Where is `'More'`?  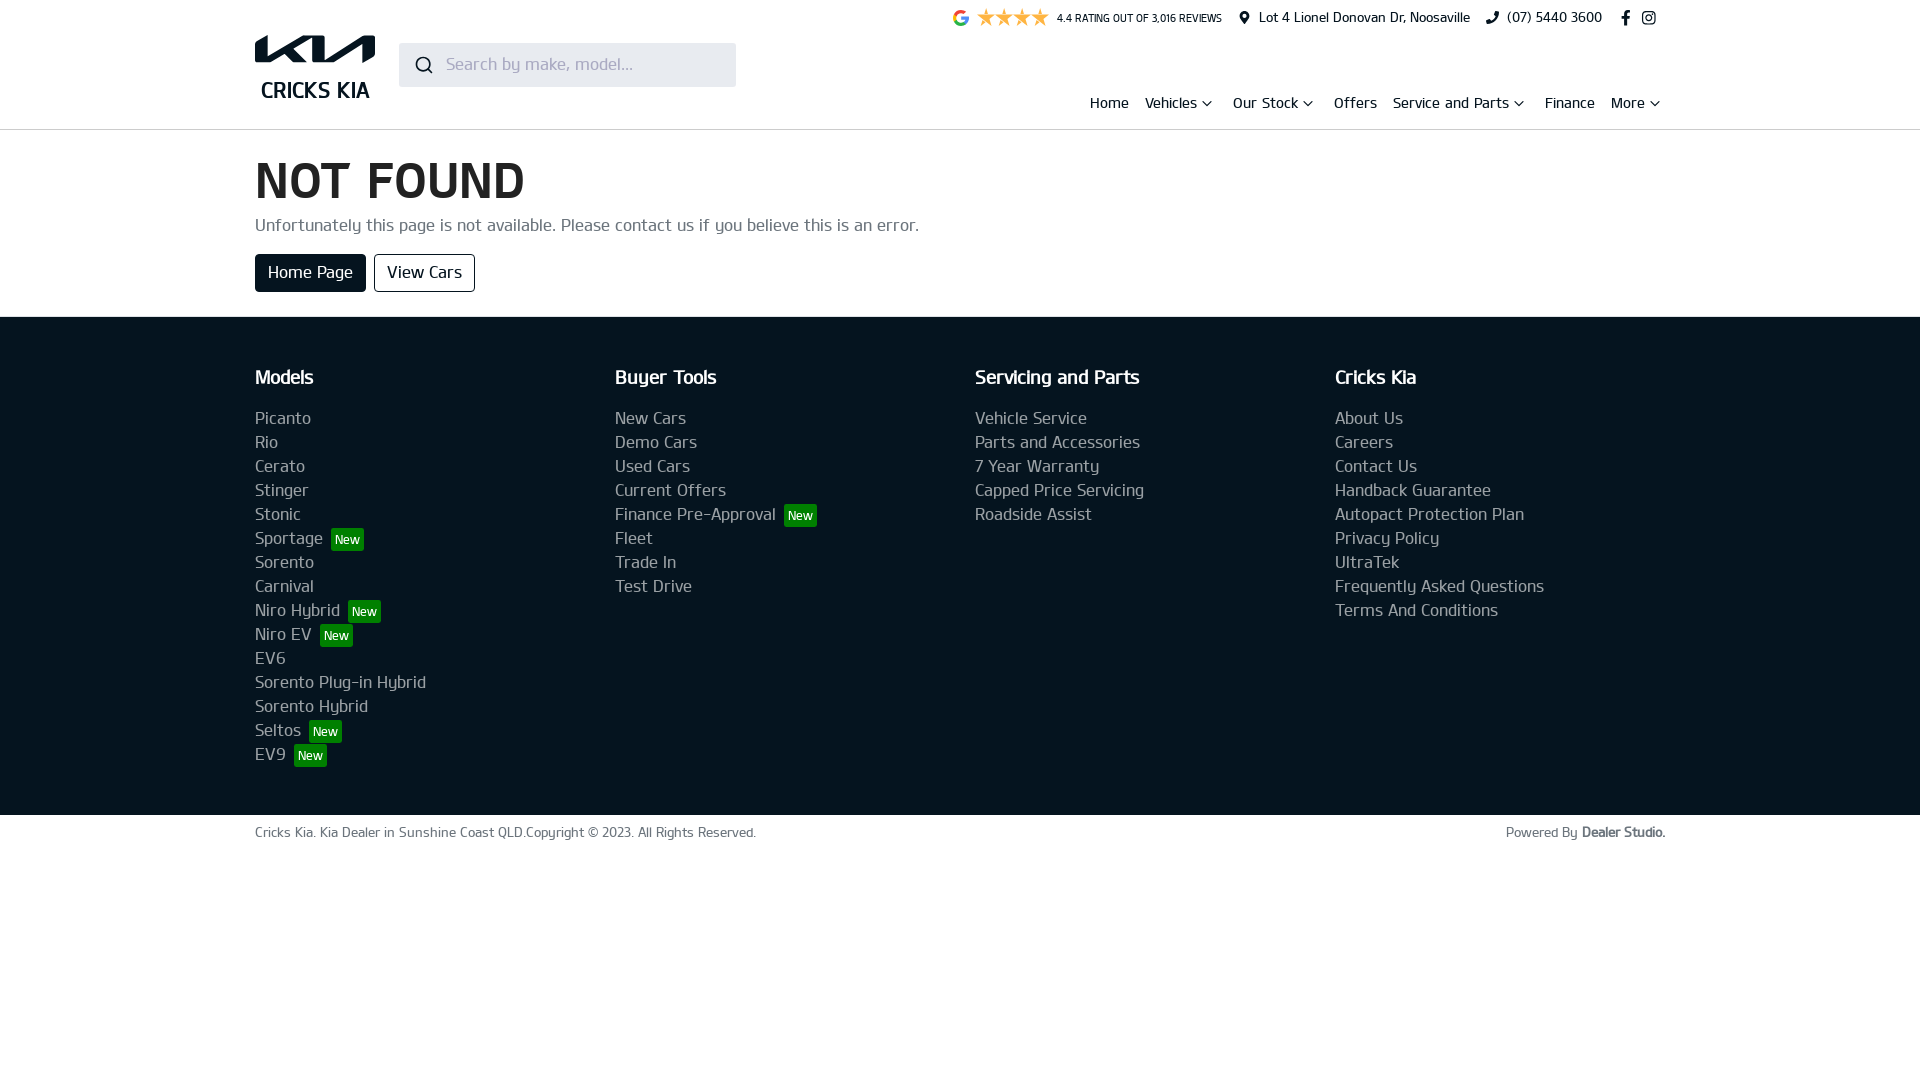 'More' is located at coordinates (1630, 106).